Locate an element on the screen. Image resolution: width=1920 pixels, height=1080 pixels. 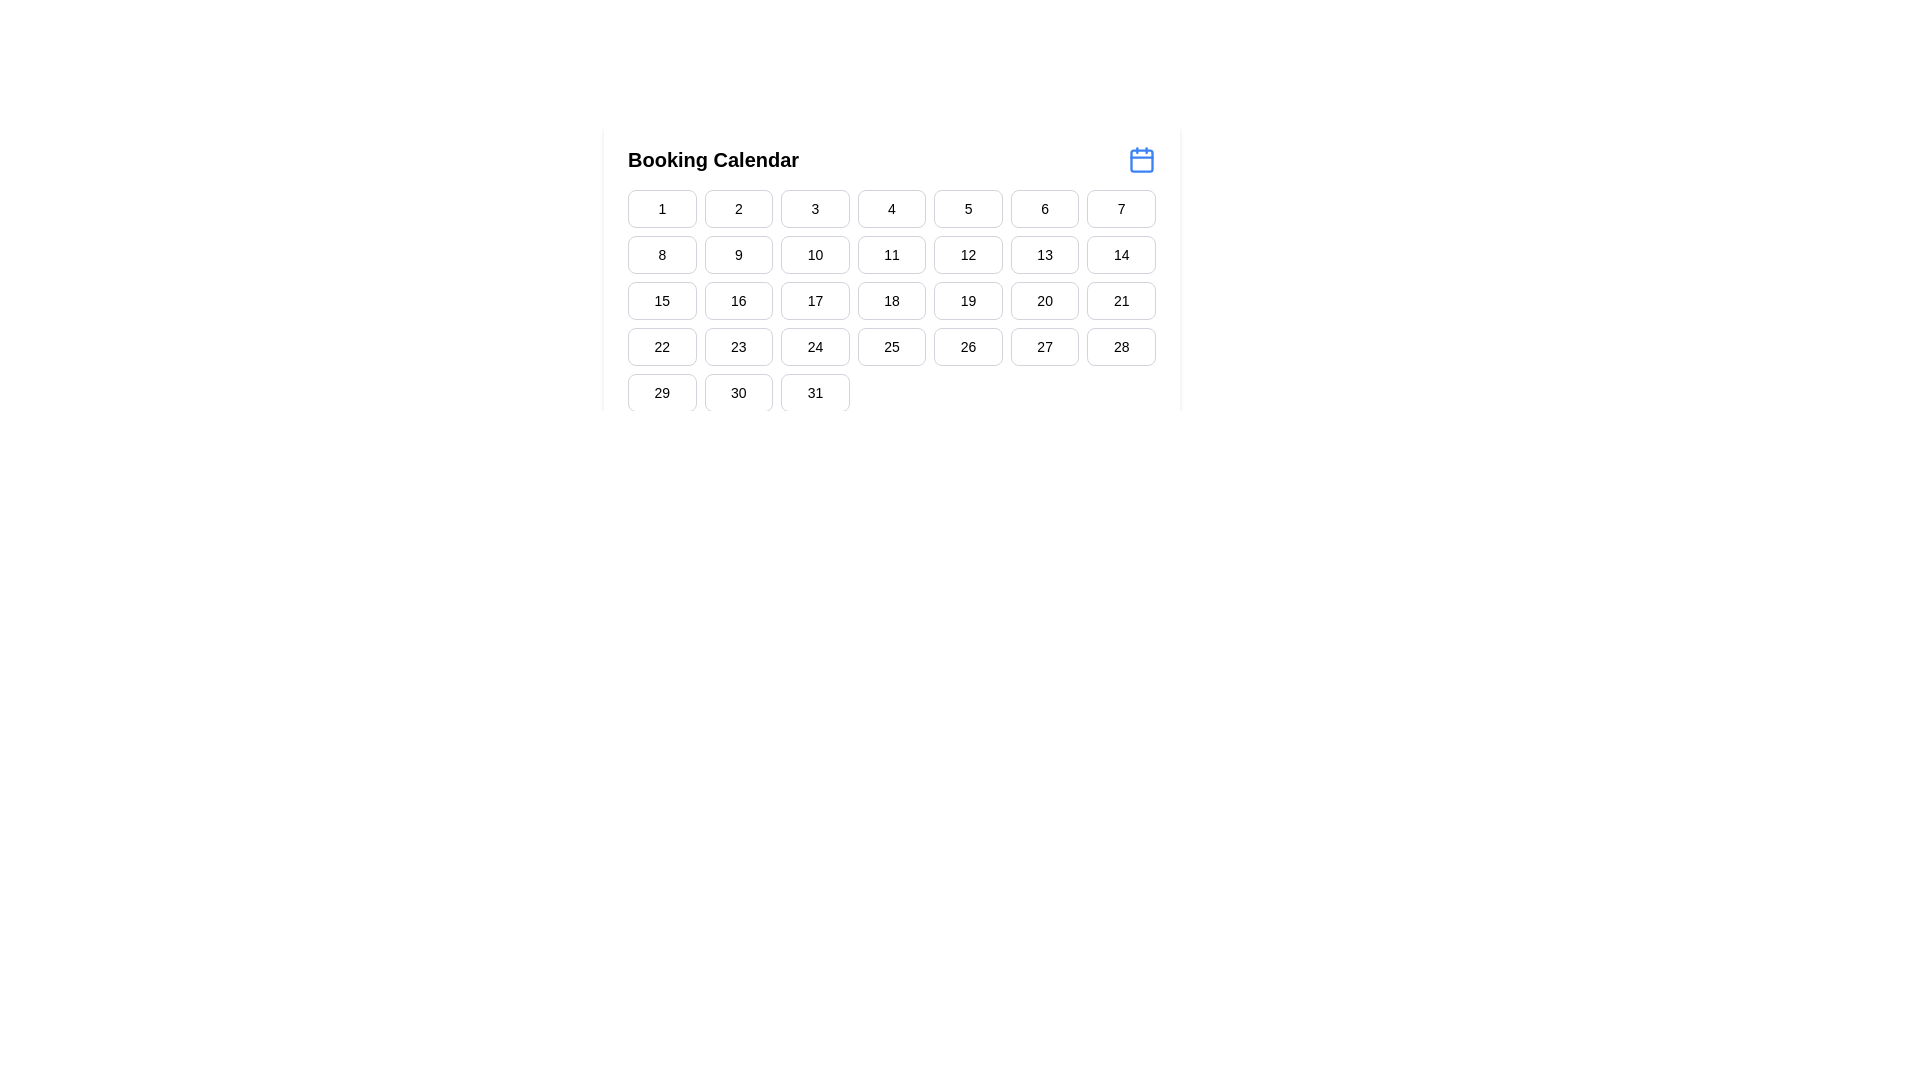
the button representing the 22nd date in the calendar interface is located at coordinates (662, 346).